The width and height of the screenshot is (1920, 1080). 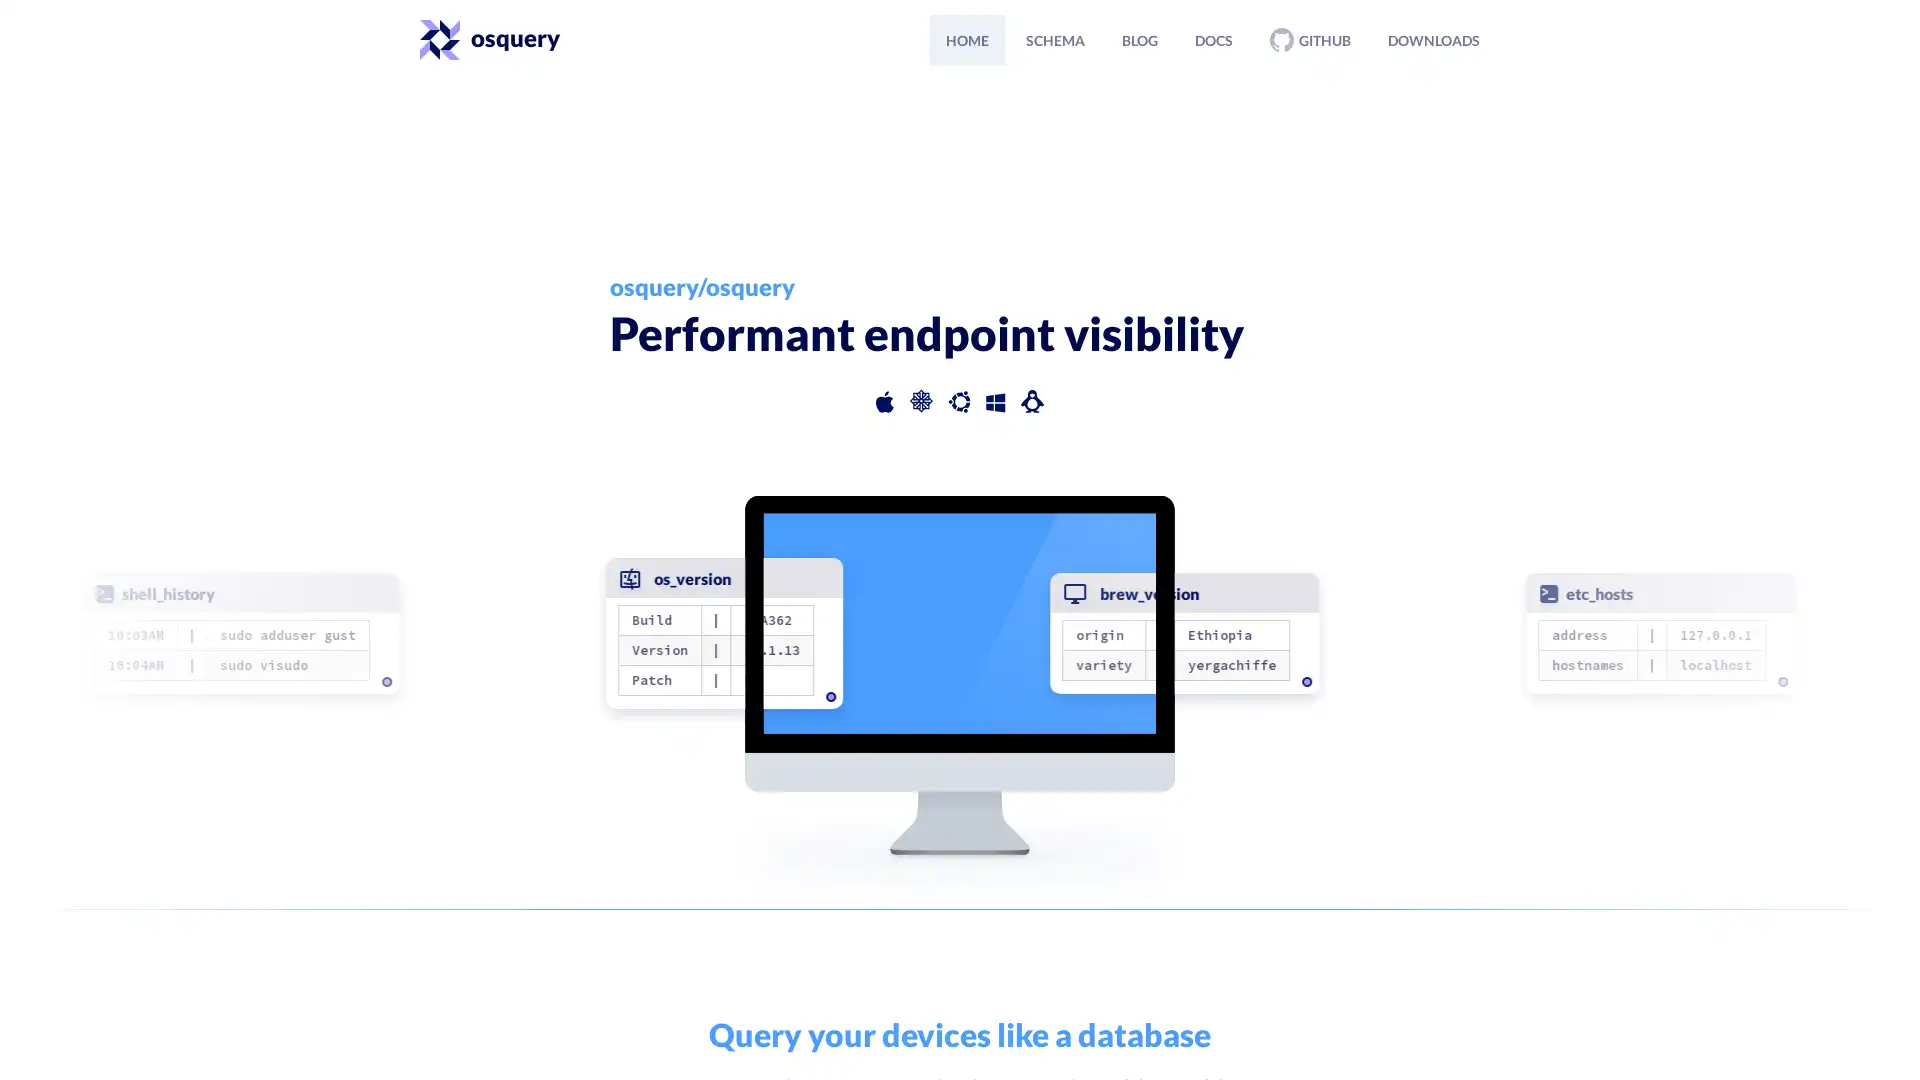 What do you see at coordinates (1433, 39) in the screenshot?
I see `DOWNLOADS` at bounding box center [1433, 39].